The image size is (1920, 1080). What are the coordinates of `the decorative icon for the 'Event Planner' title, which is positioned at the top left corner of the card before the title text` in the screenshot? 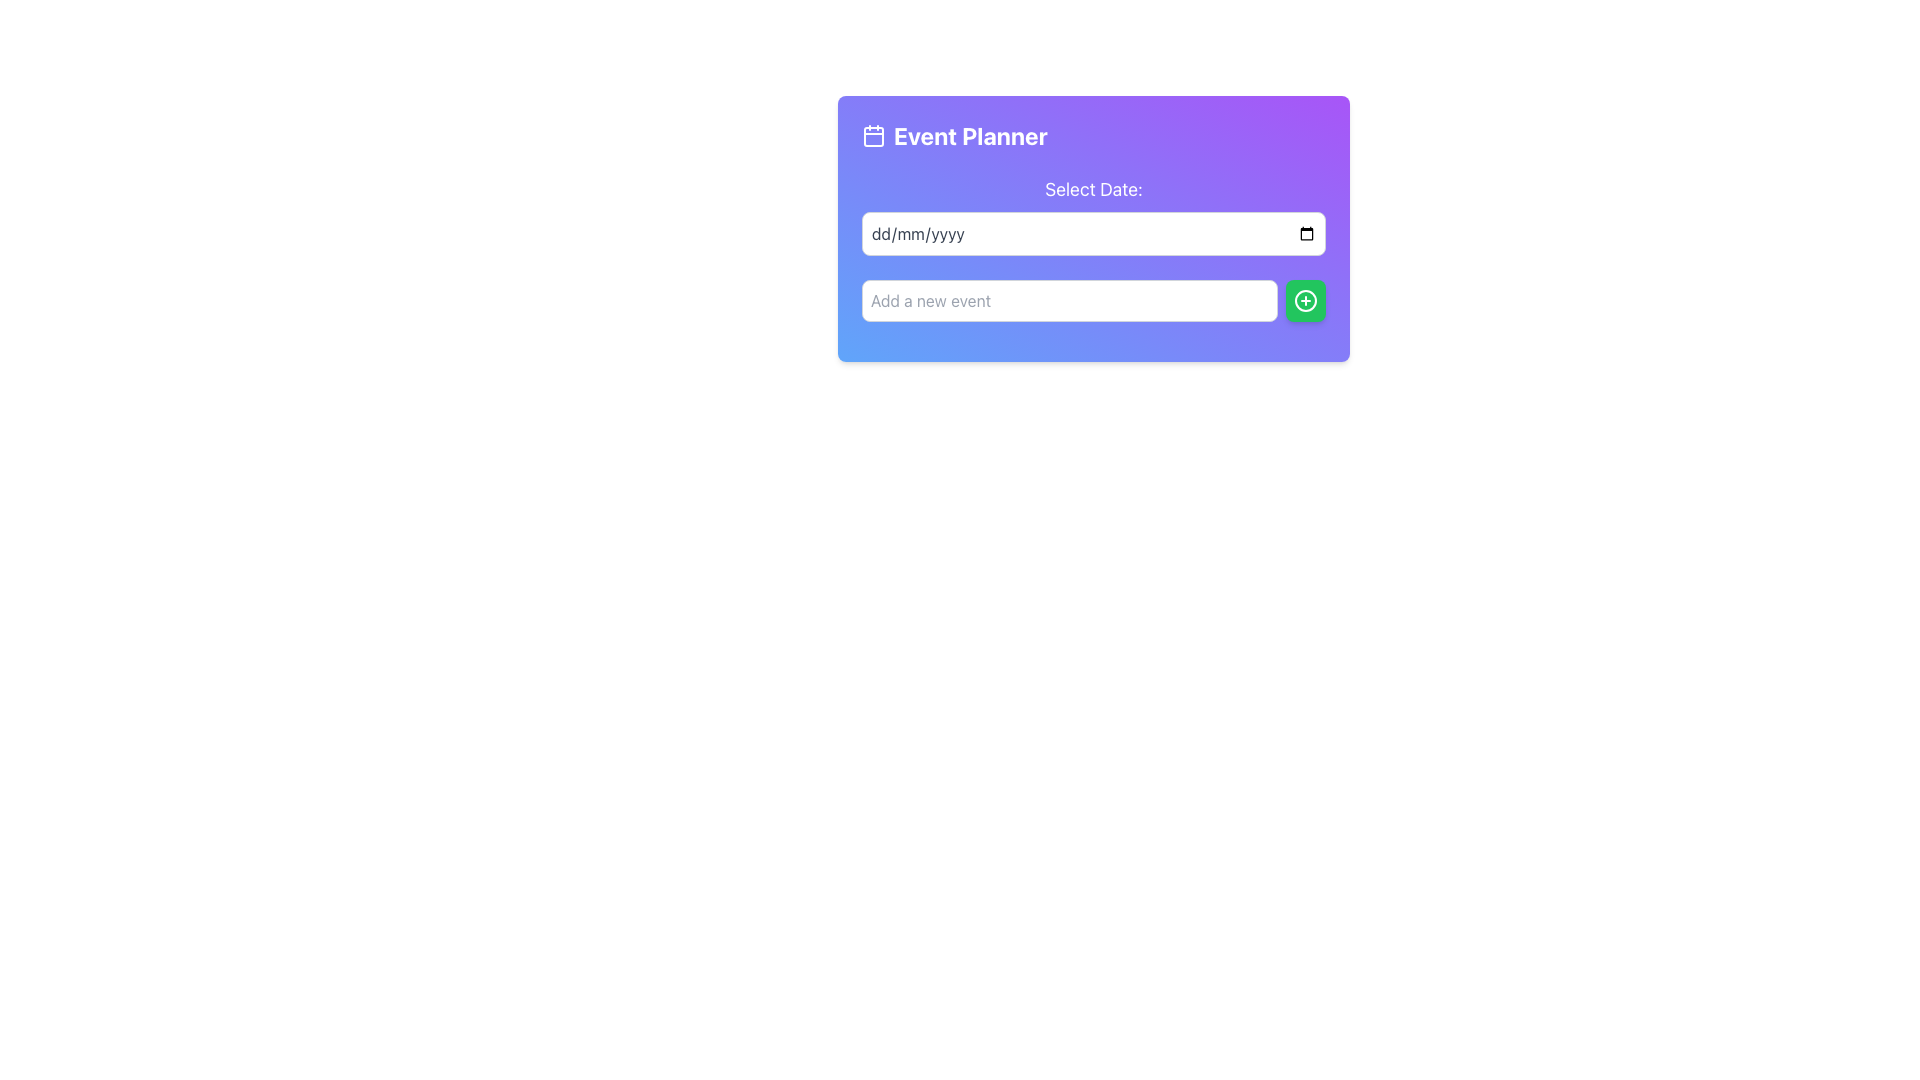 It's located at (873, 135).